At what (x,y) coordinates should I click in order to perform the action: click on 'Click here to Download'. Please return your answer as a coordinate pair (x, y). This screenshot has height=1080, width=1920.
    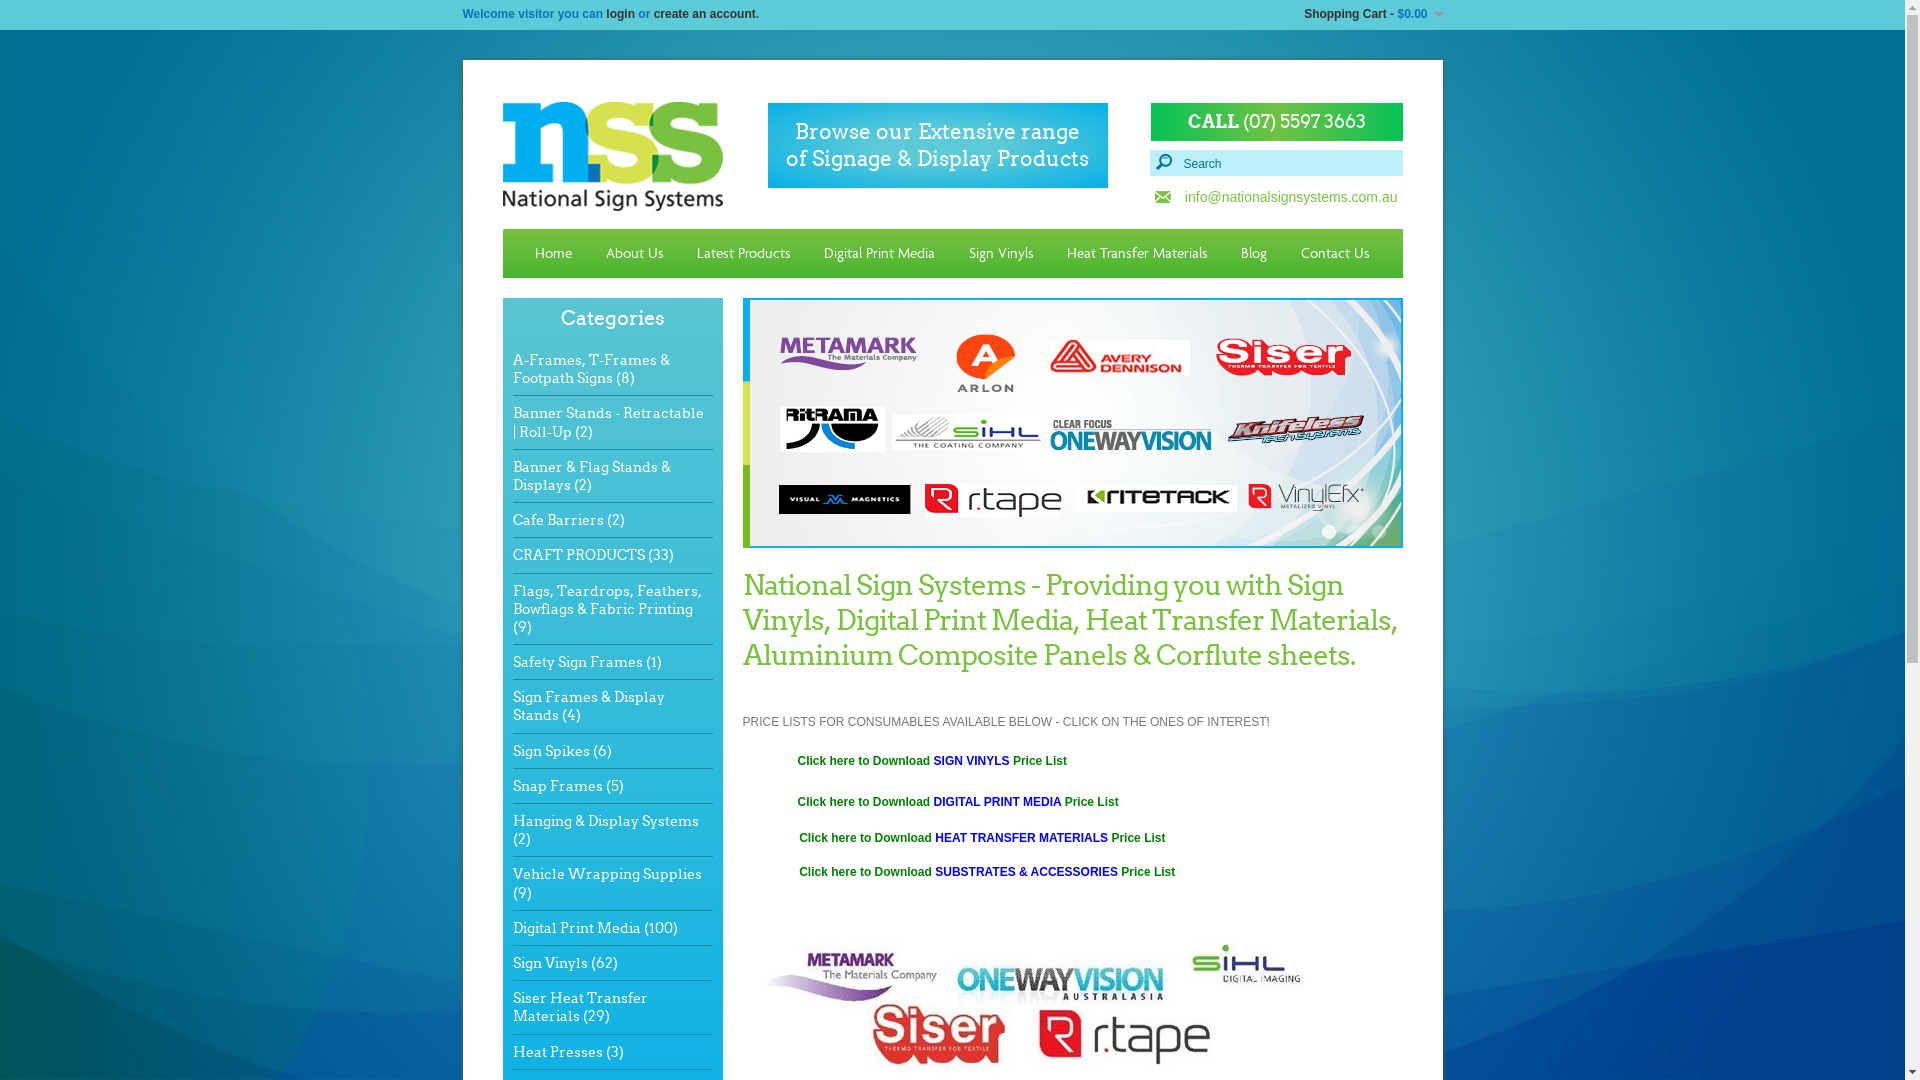
    Looking at the image, I should click on (864, 801).